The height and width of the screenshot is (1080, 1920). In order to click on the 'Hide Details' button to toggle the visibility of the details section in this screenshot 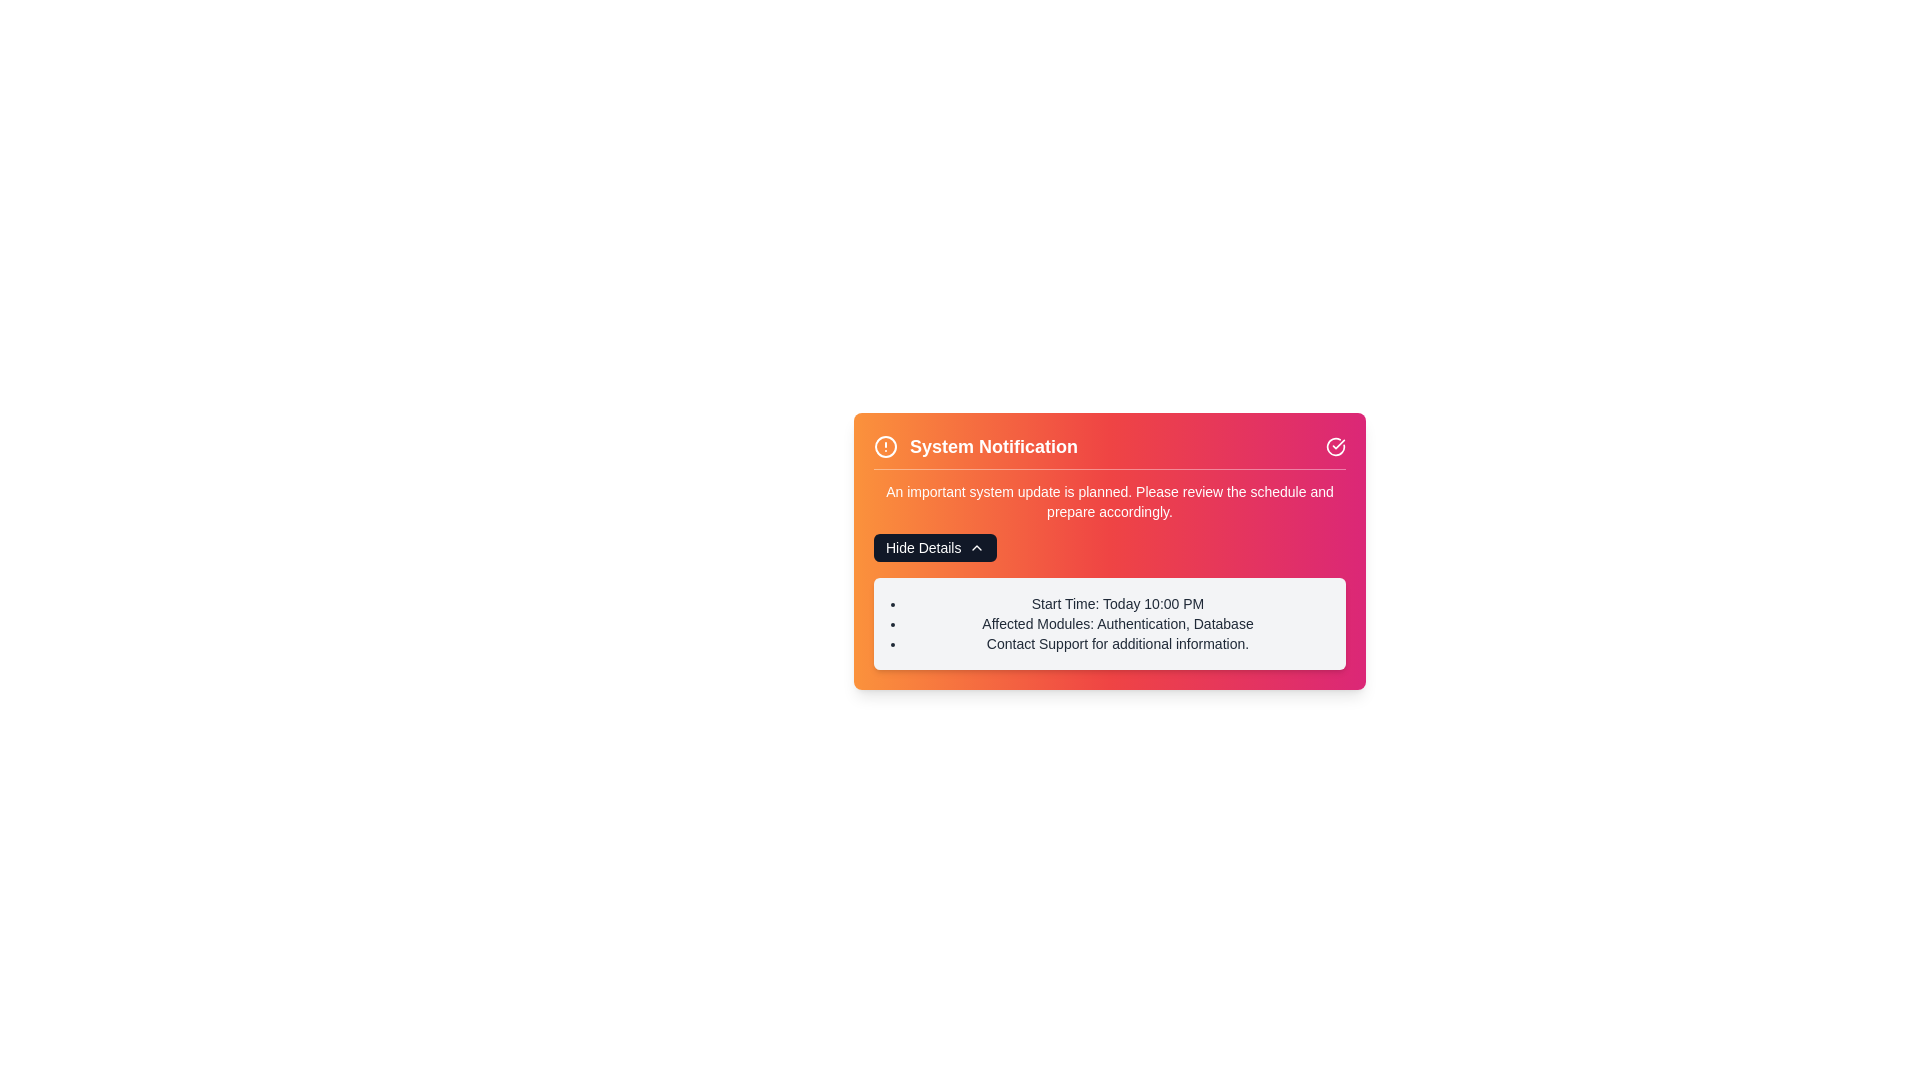, I will do `click(934, 547)`.